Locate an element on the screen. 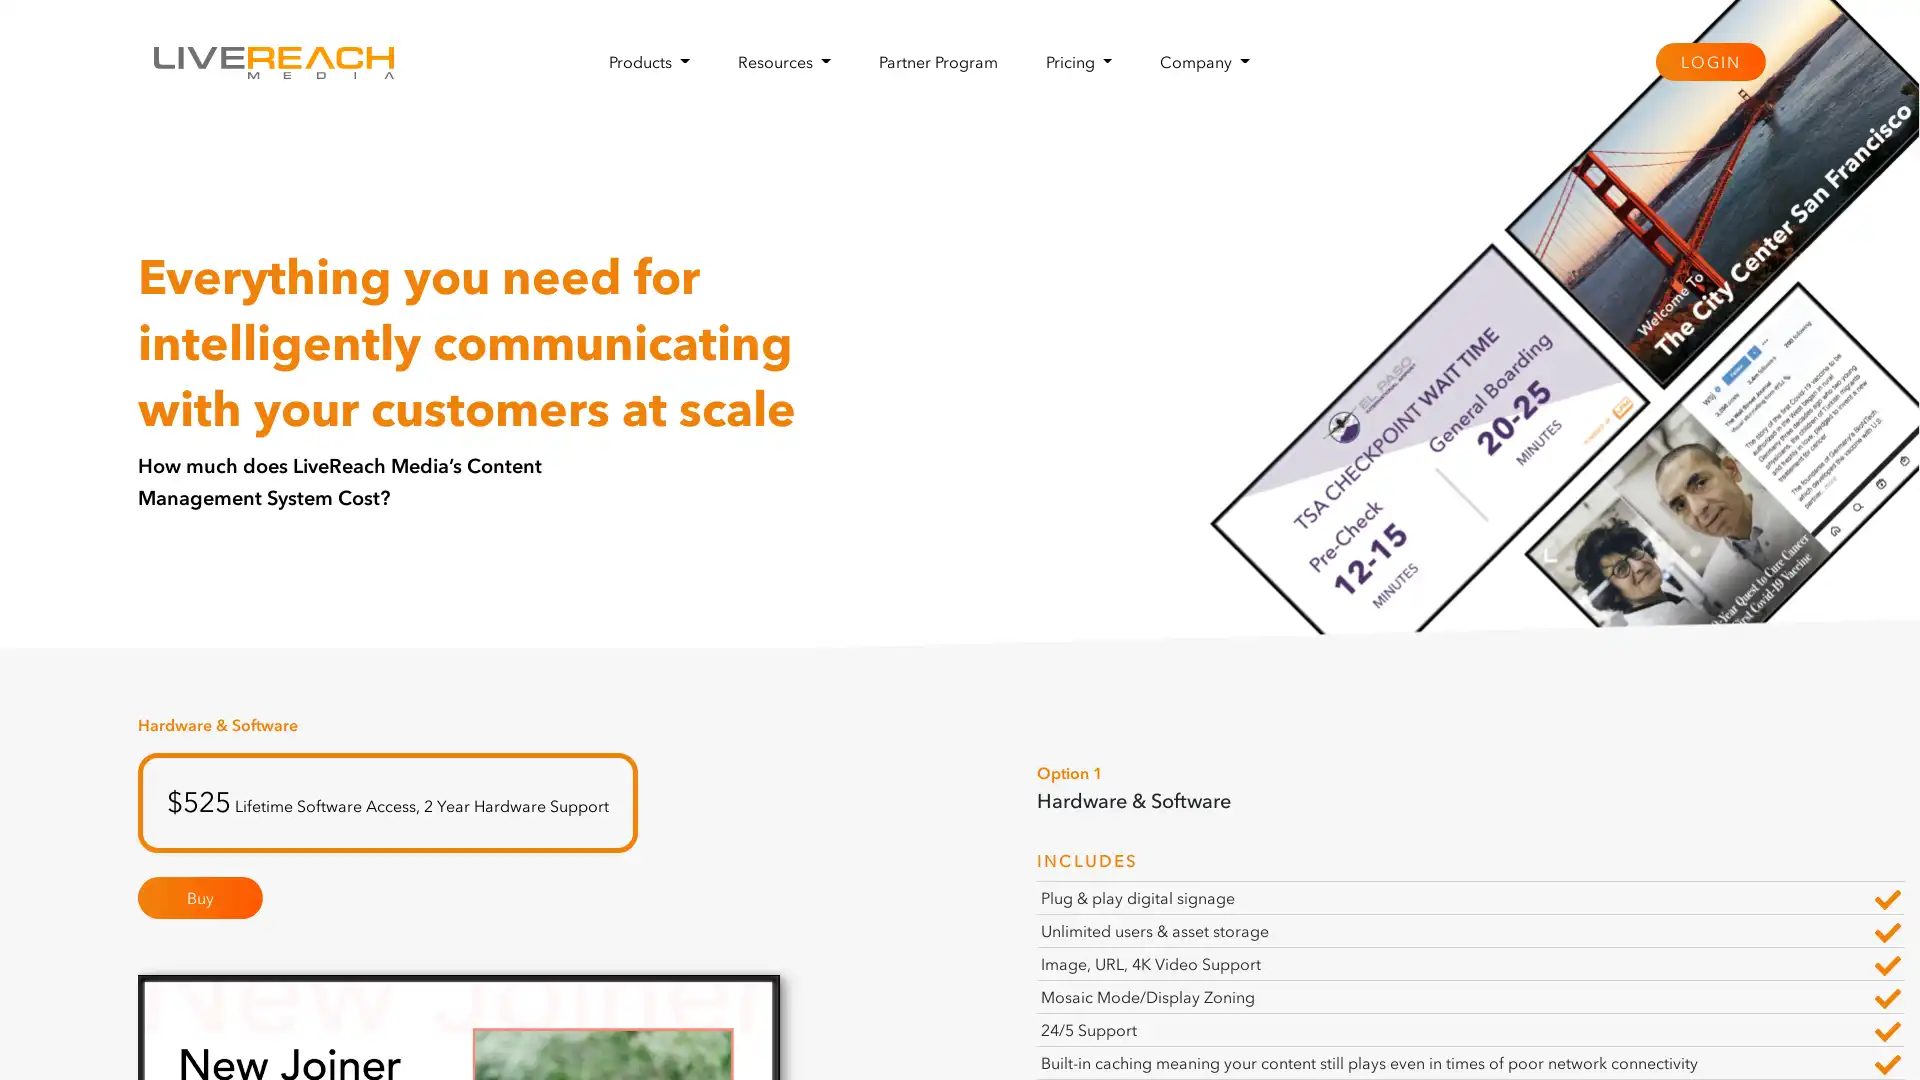  LOGIN is located at coordinates (1708, 60).